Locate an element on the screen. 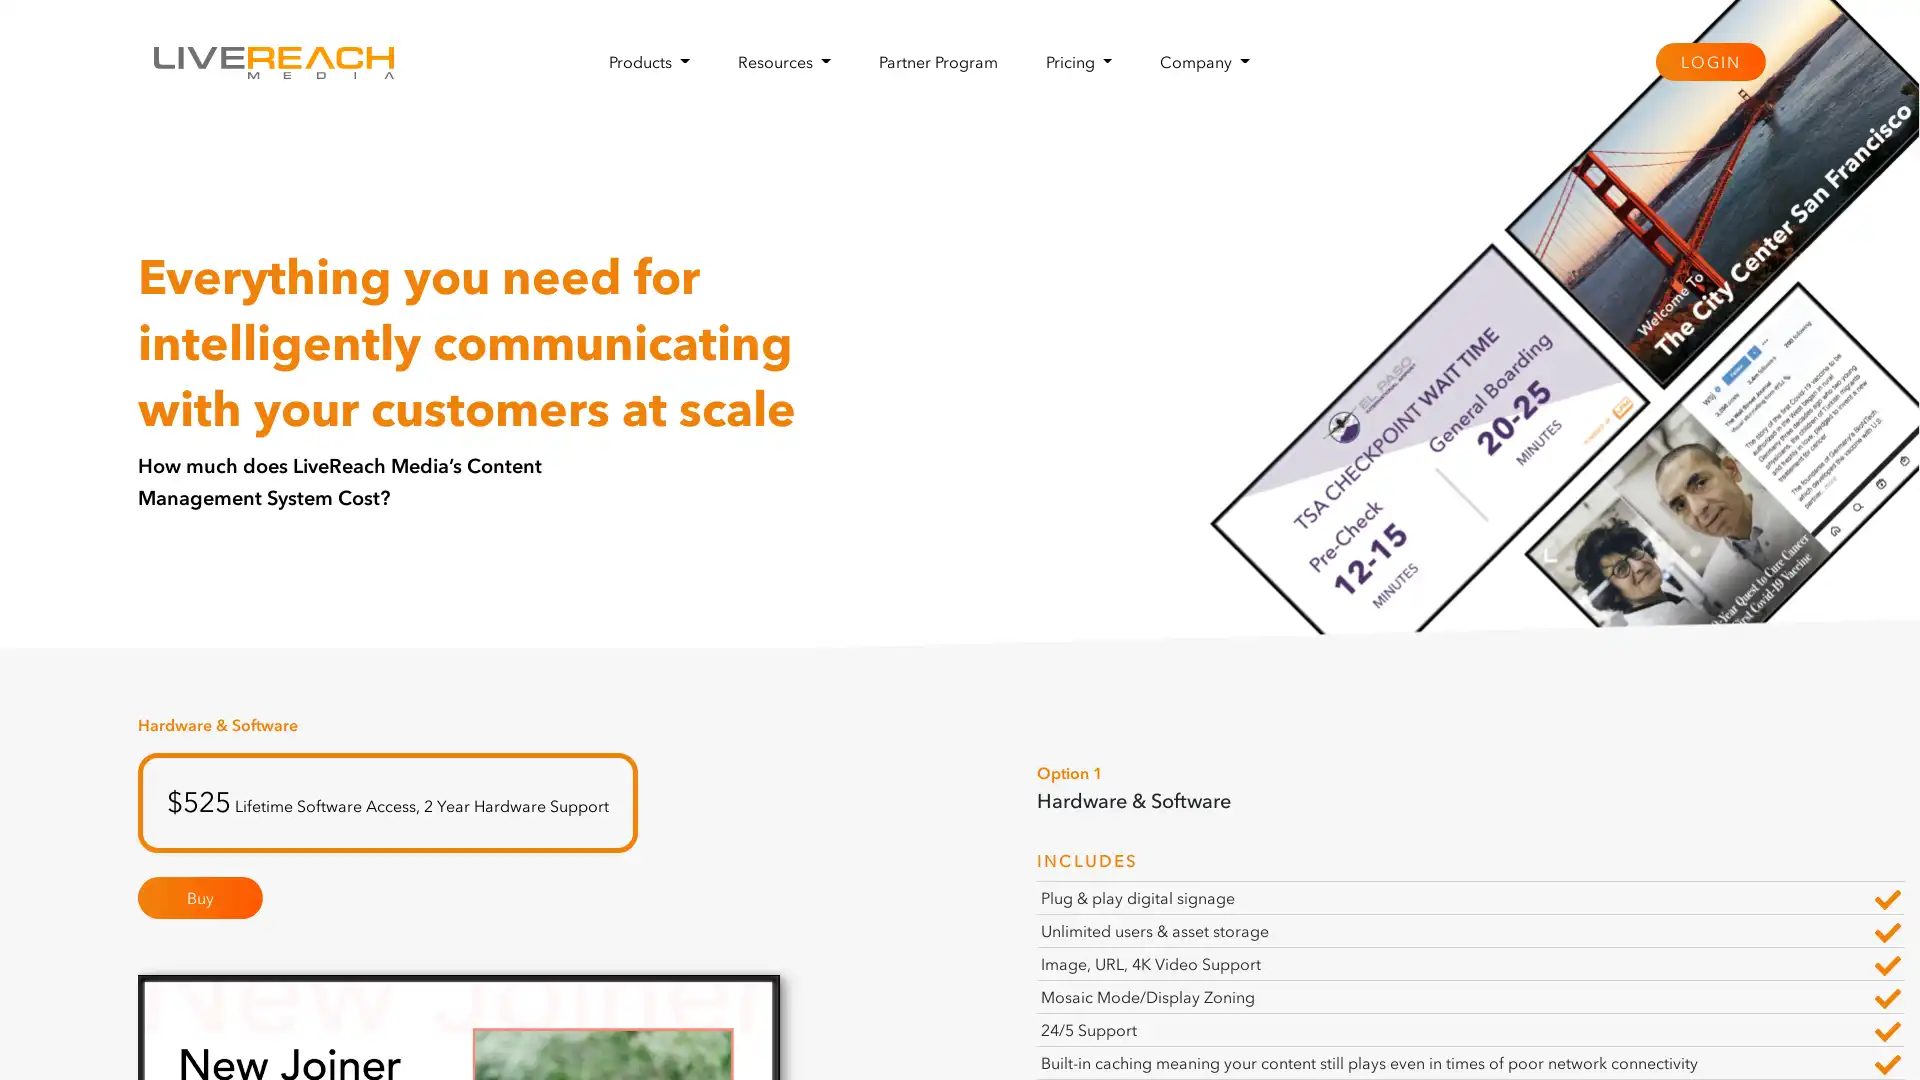  LOGIN is located at coordinates (1708, 60).